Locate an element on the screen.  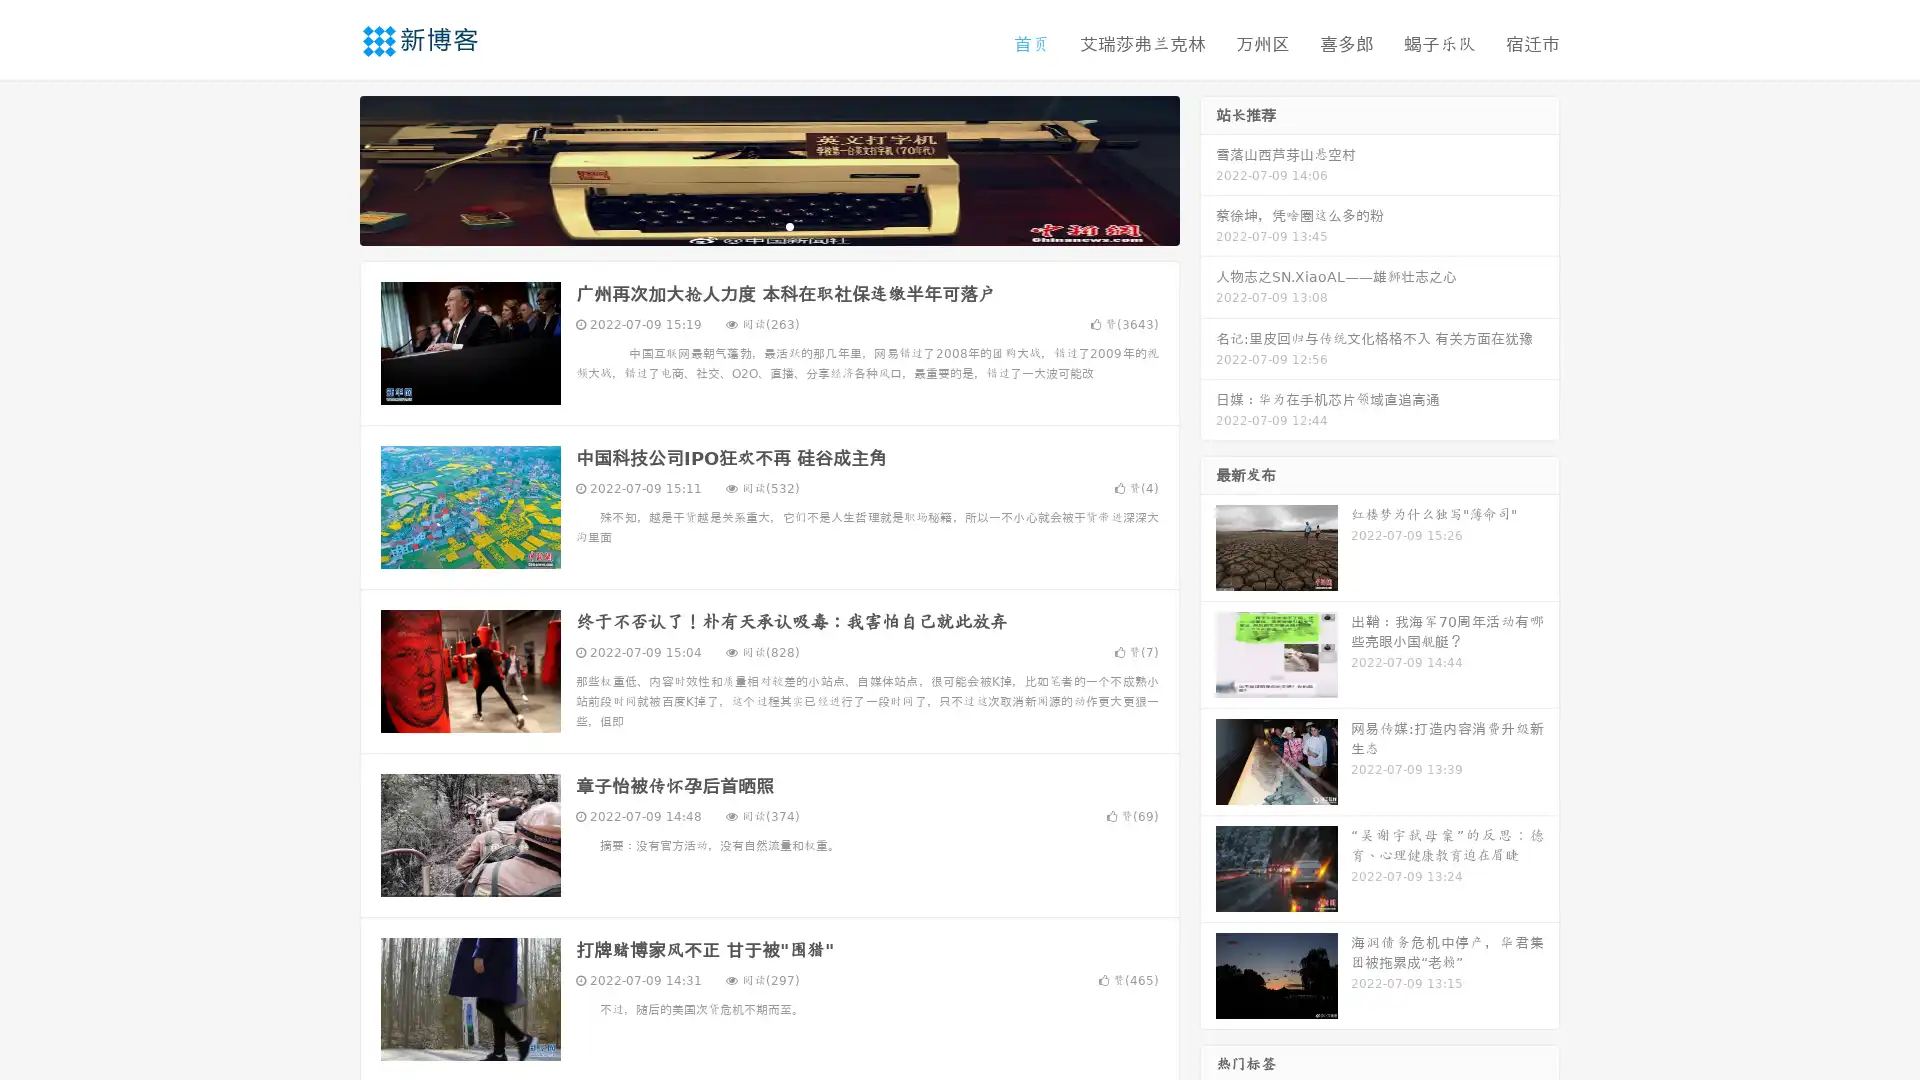
Next slide is located at coordinates (1208, 168).